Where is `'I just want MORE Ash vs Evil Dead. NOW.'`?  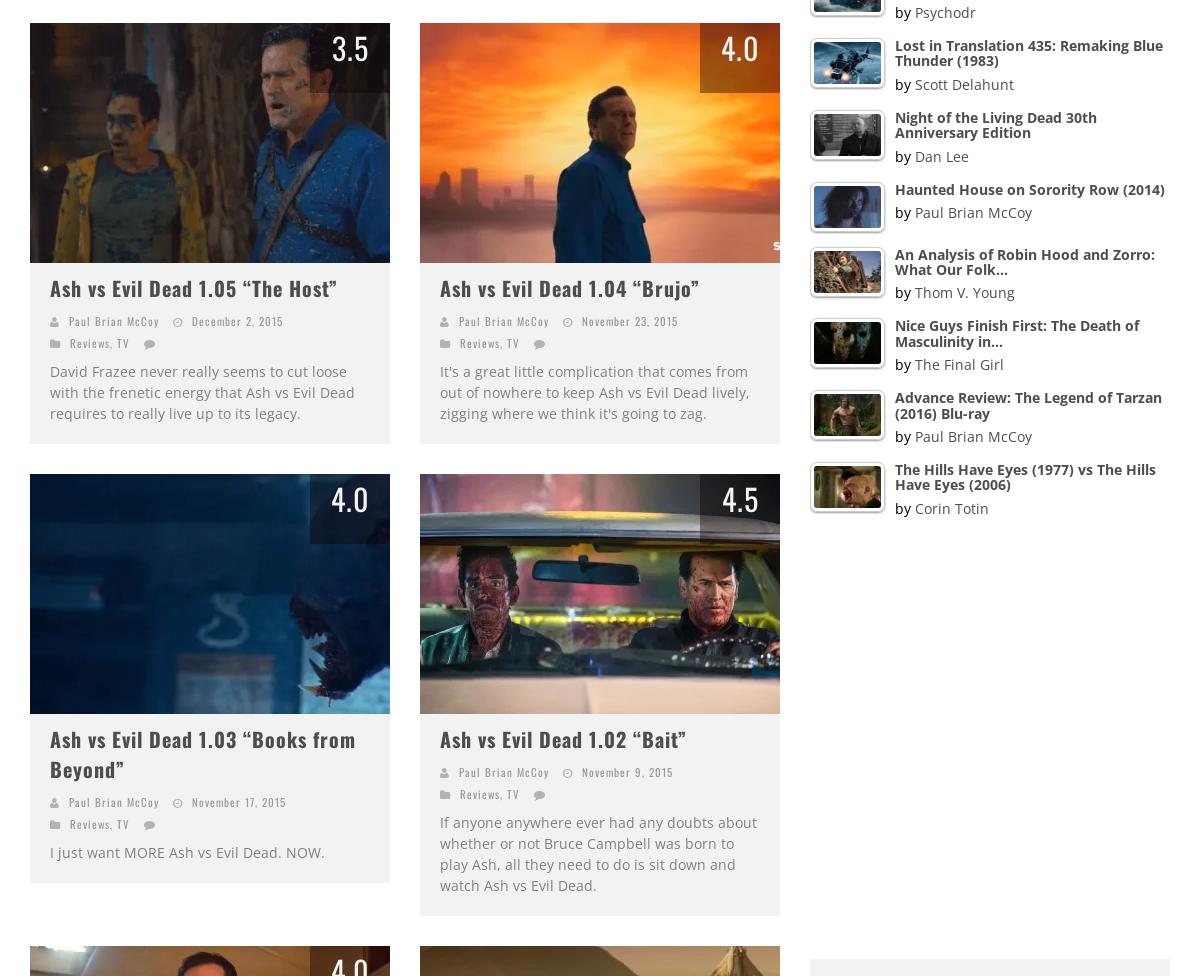 'I just want MORE Ash vs Evil Dead. NOW.' is located at coordinates (50, 852).